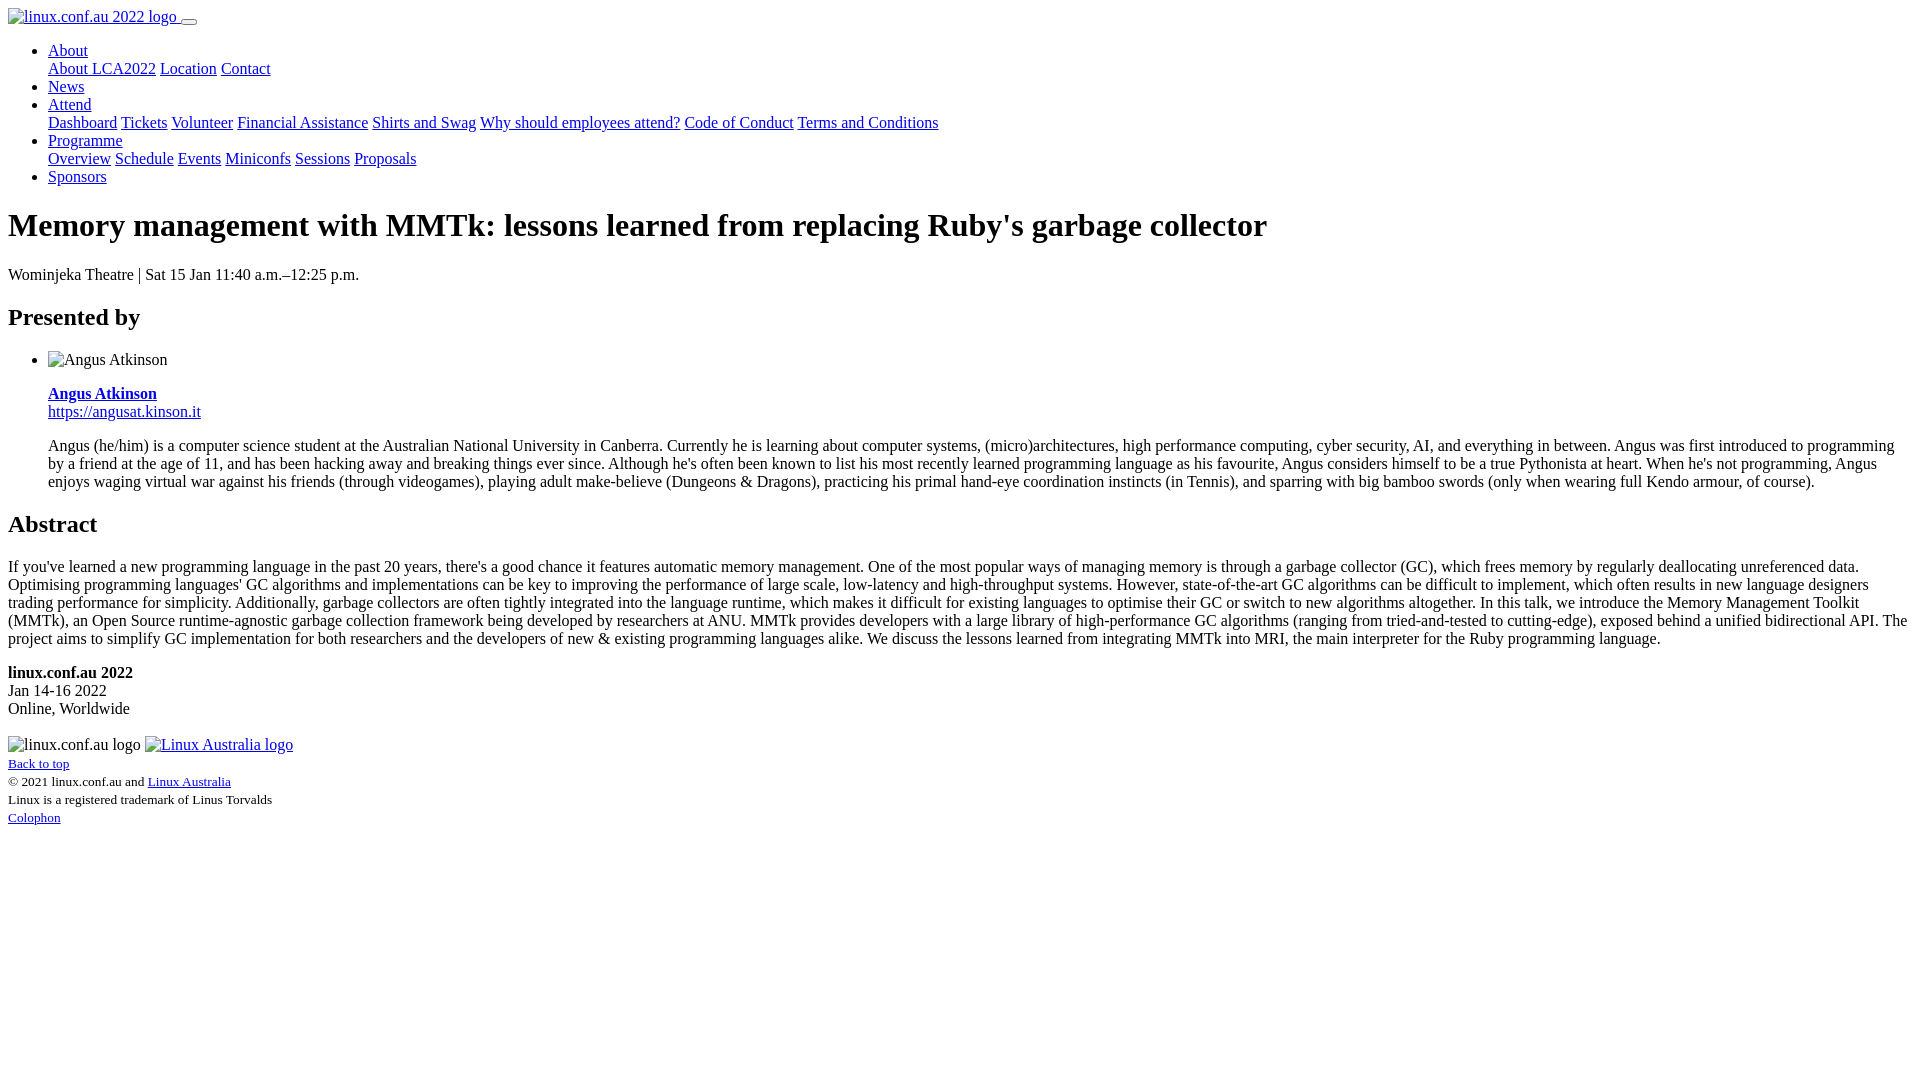 Image resolution: width=1920 pixels, height=1080 pixels. I want to click on 'Dashboard', so click(81, 122).